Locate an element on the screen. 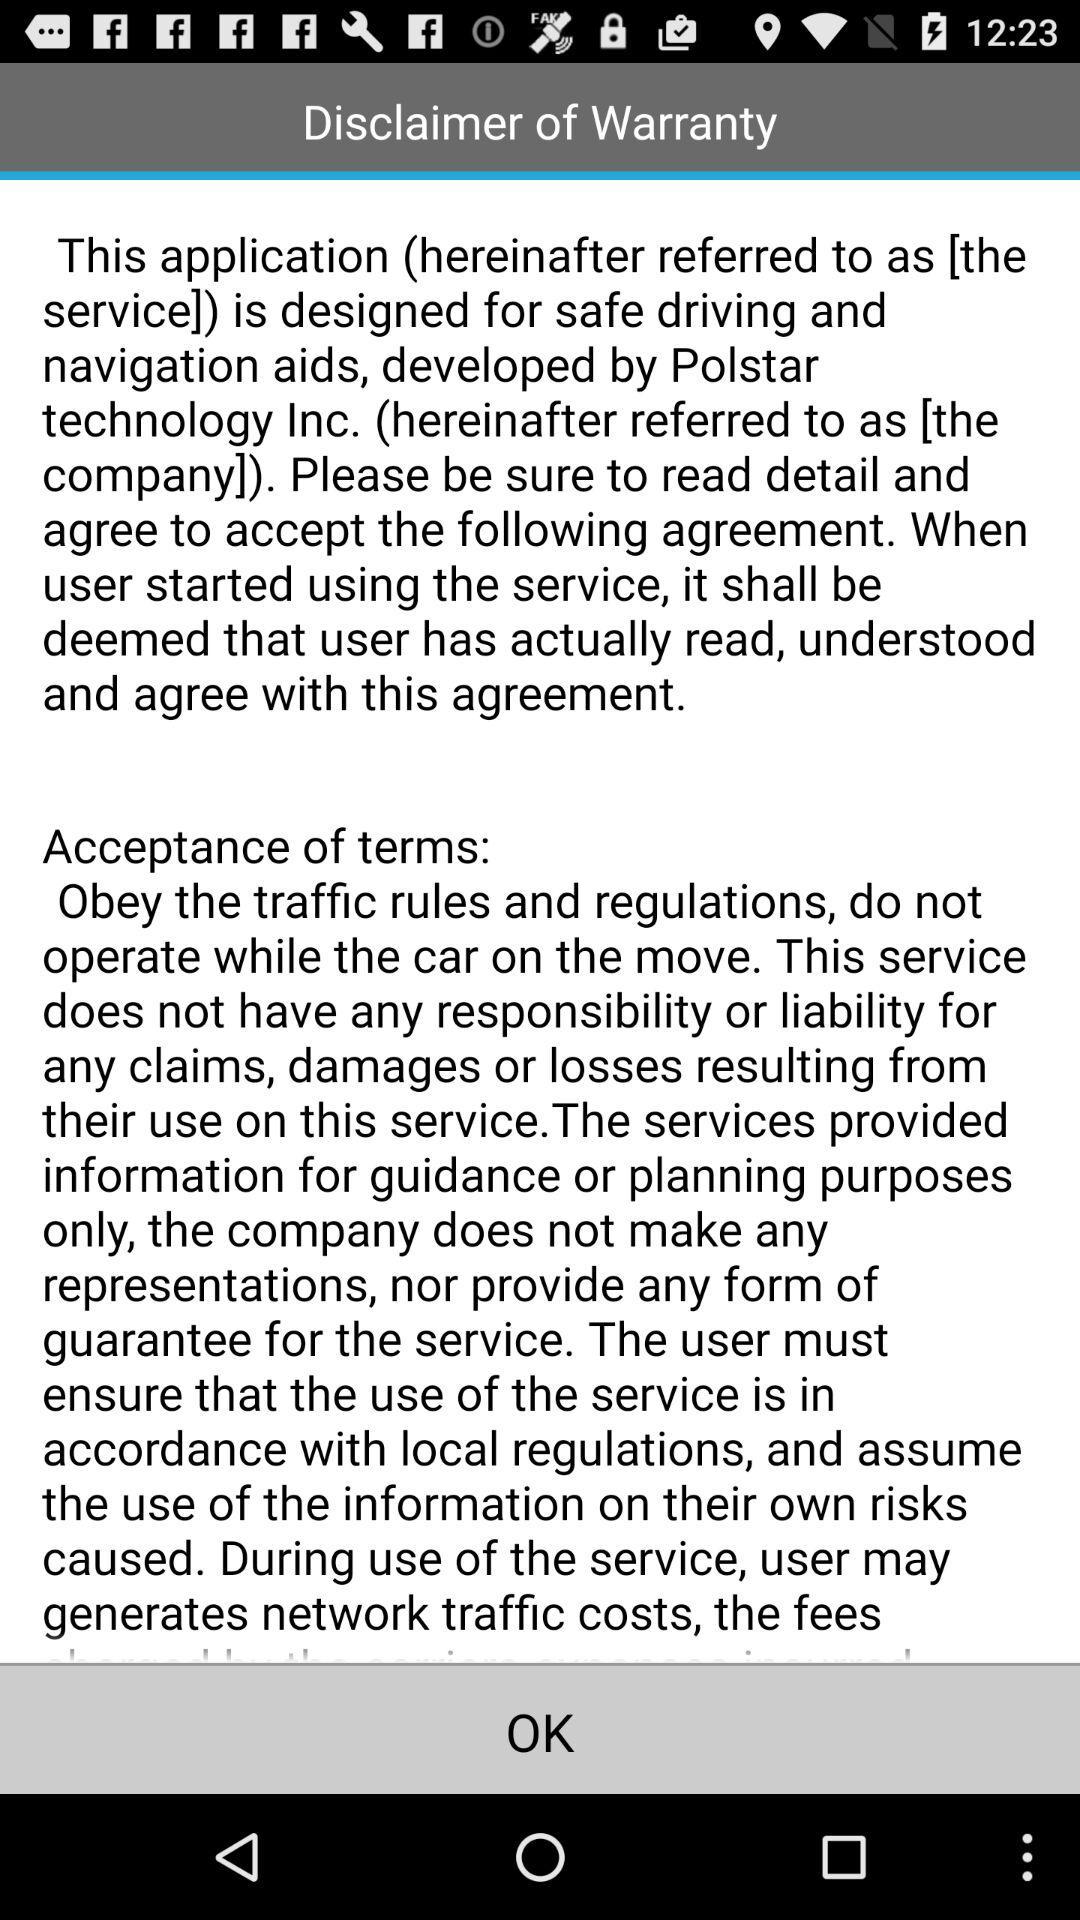 This screenshot has height=1920, width=1080. ok item is located at coordinates (540, 1728).